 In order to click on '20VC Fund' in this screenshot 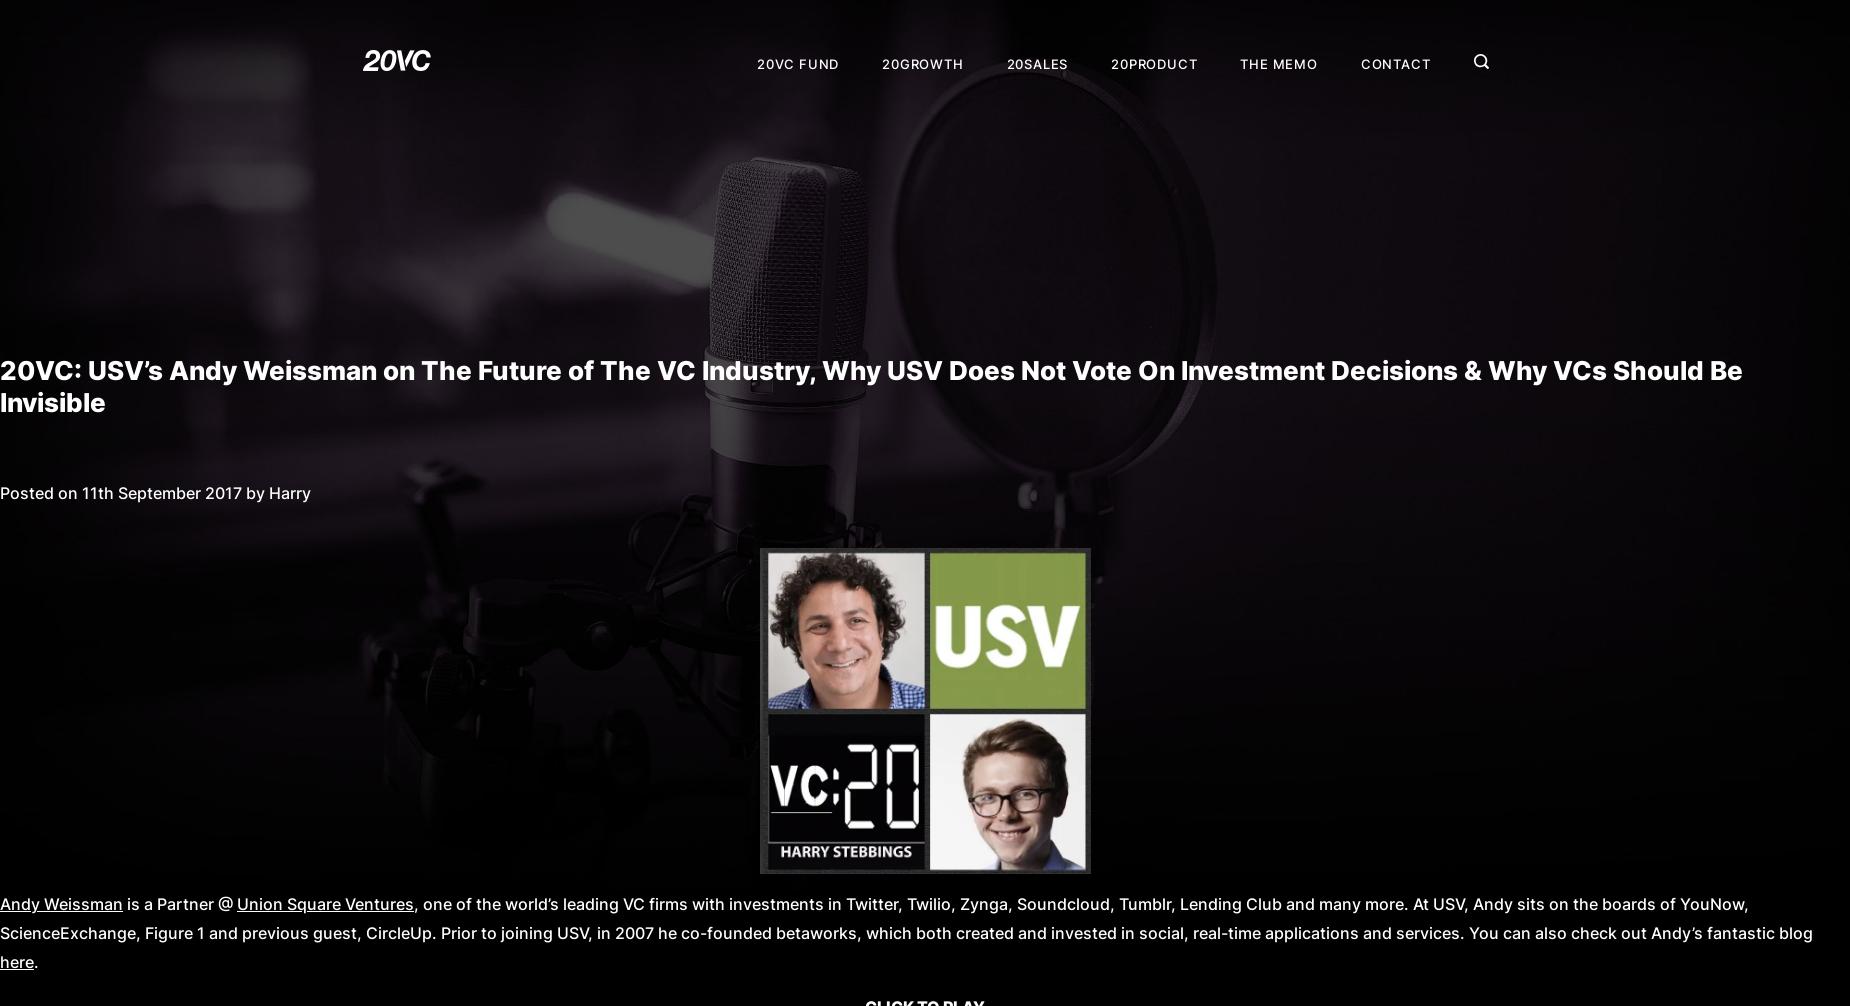, I will do `click(757, 62)`.